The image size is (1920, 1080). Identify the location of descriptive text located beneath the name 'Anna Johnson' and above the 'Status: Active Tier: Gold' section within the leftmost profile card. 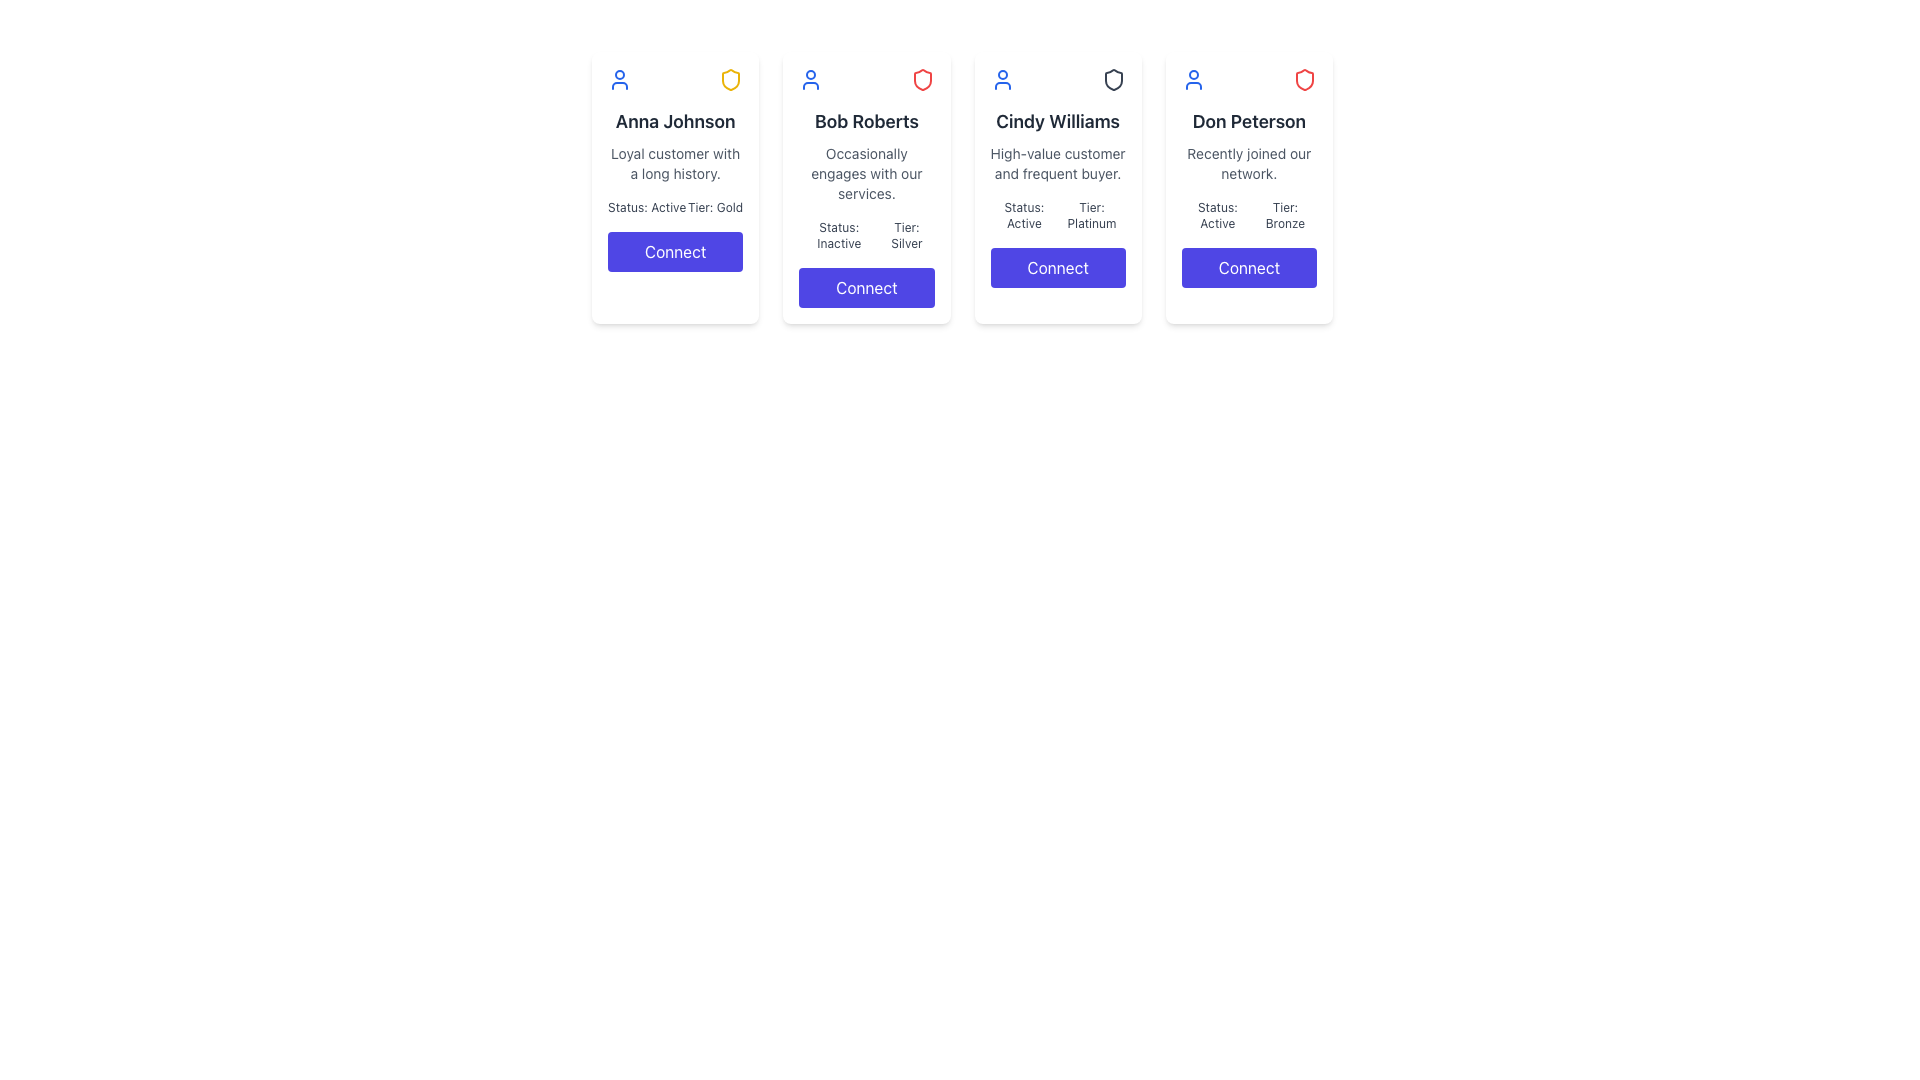
(675, 163).